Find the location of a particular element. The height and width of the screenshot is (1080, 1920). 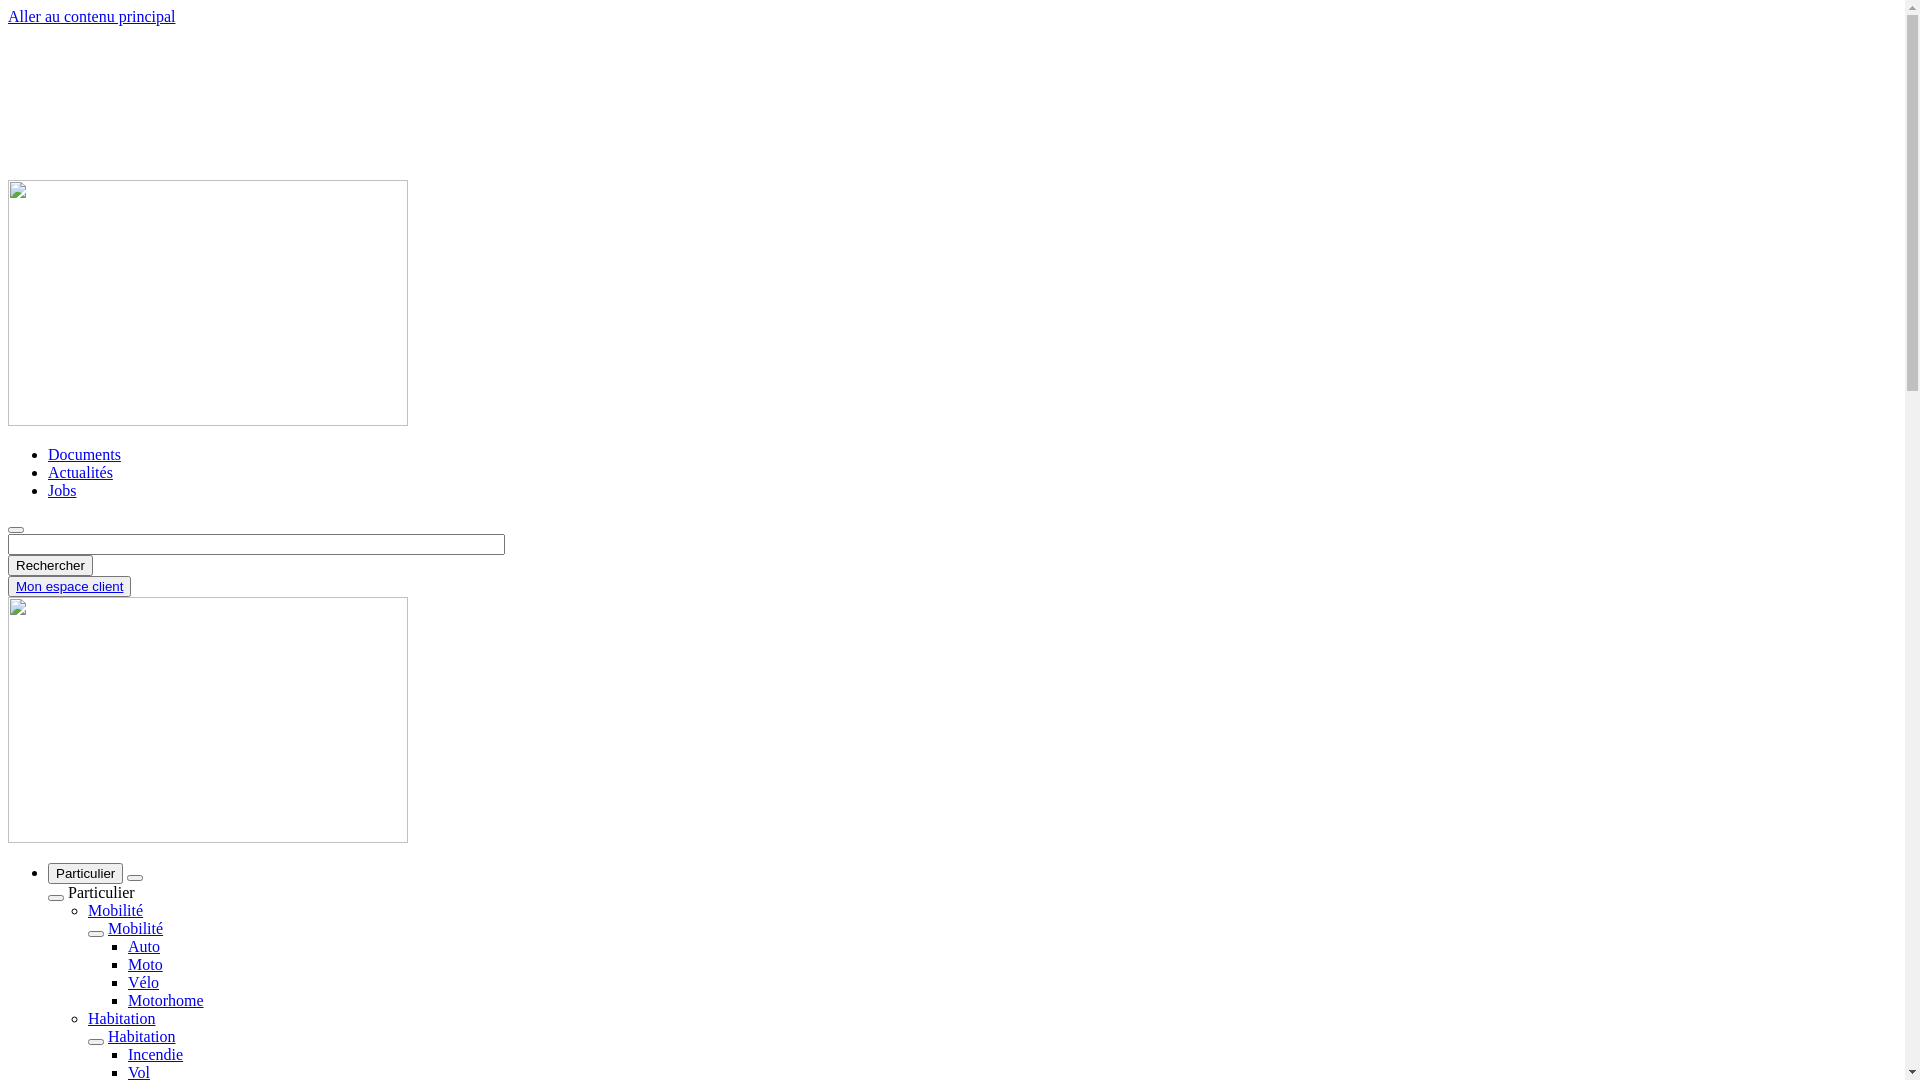

'Habitation' is located at coordinates (120, 1018).